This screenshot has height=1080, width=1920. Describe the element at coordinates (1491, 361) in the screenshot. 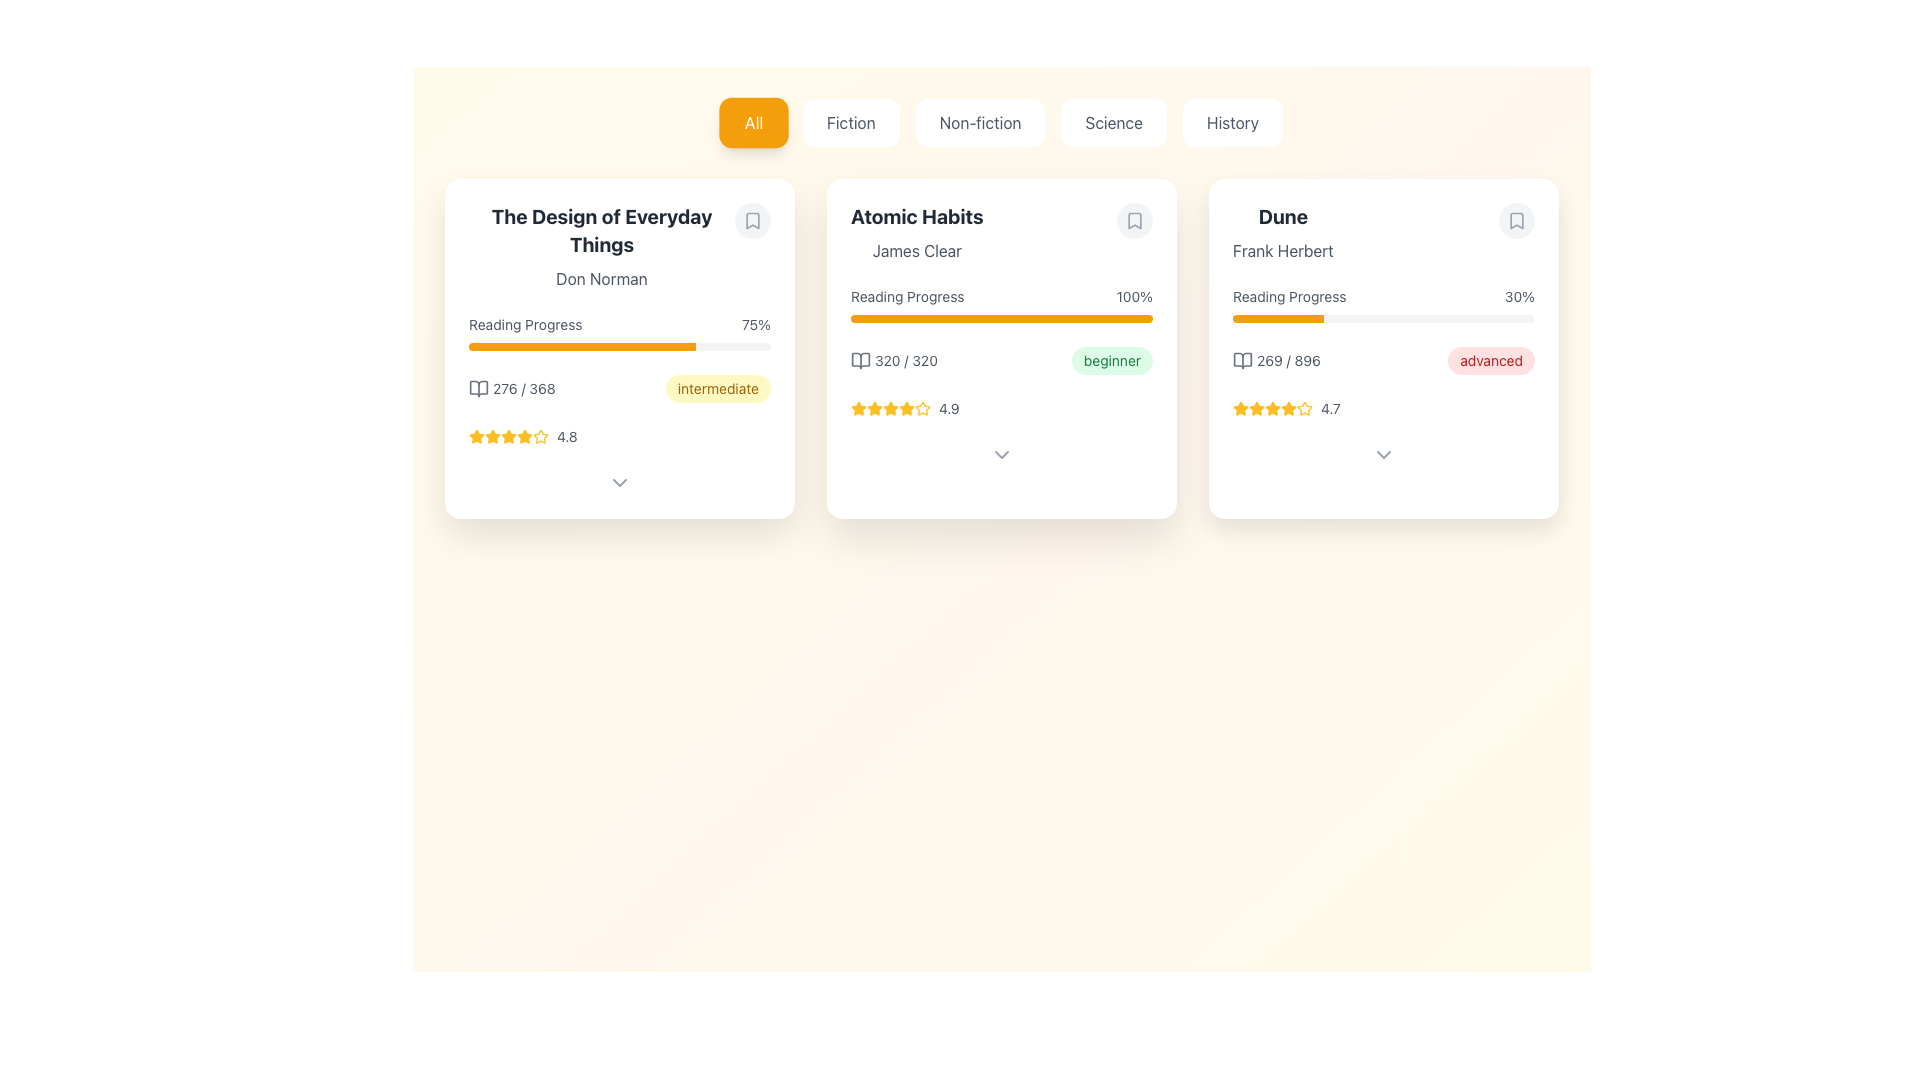

I see `the label with red background and text reading 'advanced', located in the bottom right corner of the 'Dune' book card, near the progress statistics '269 / 896'` at that location.